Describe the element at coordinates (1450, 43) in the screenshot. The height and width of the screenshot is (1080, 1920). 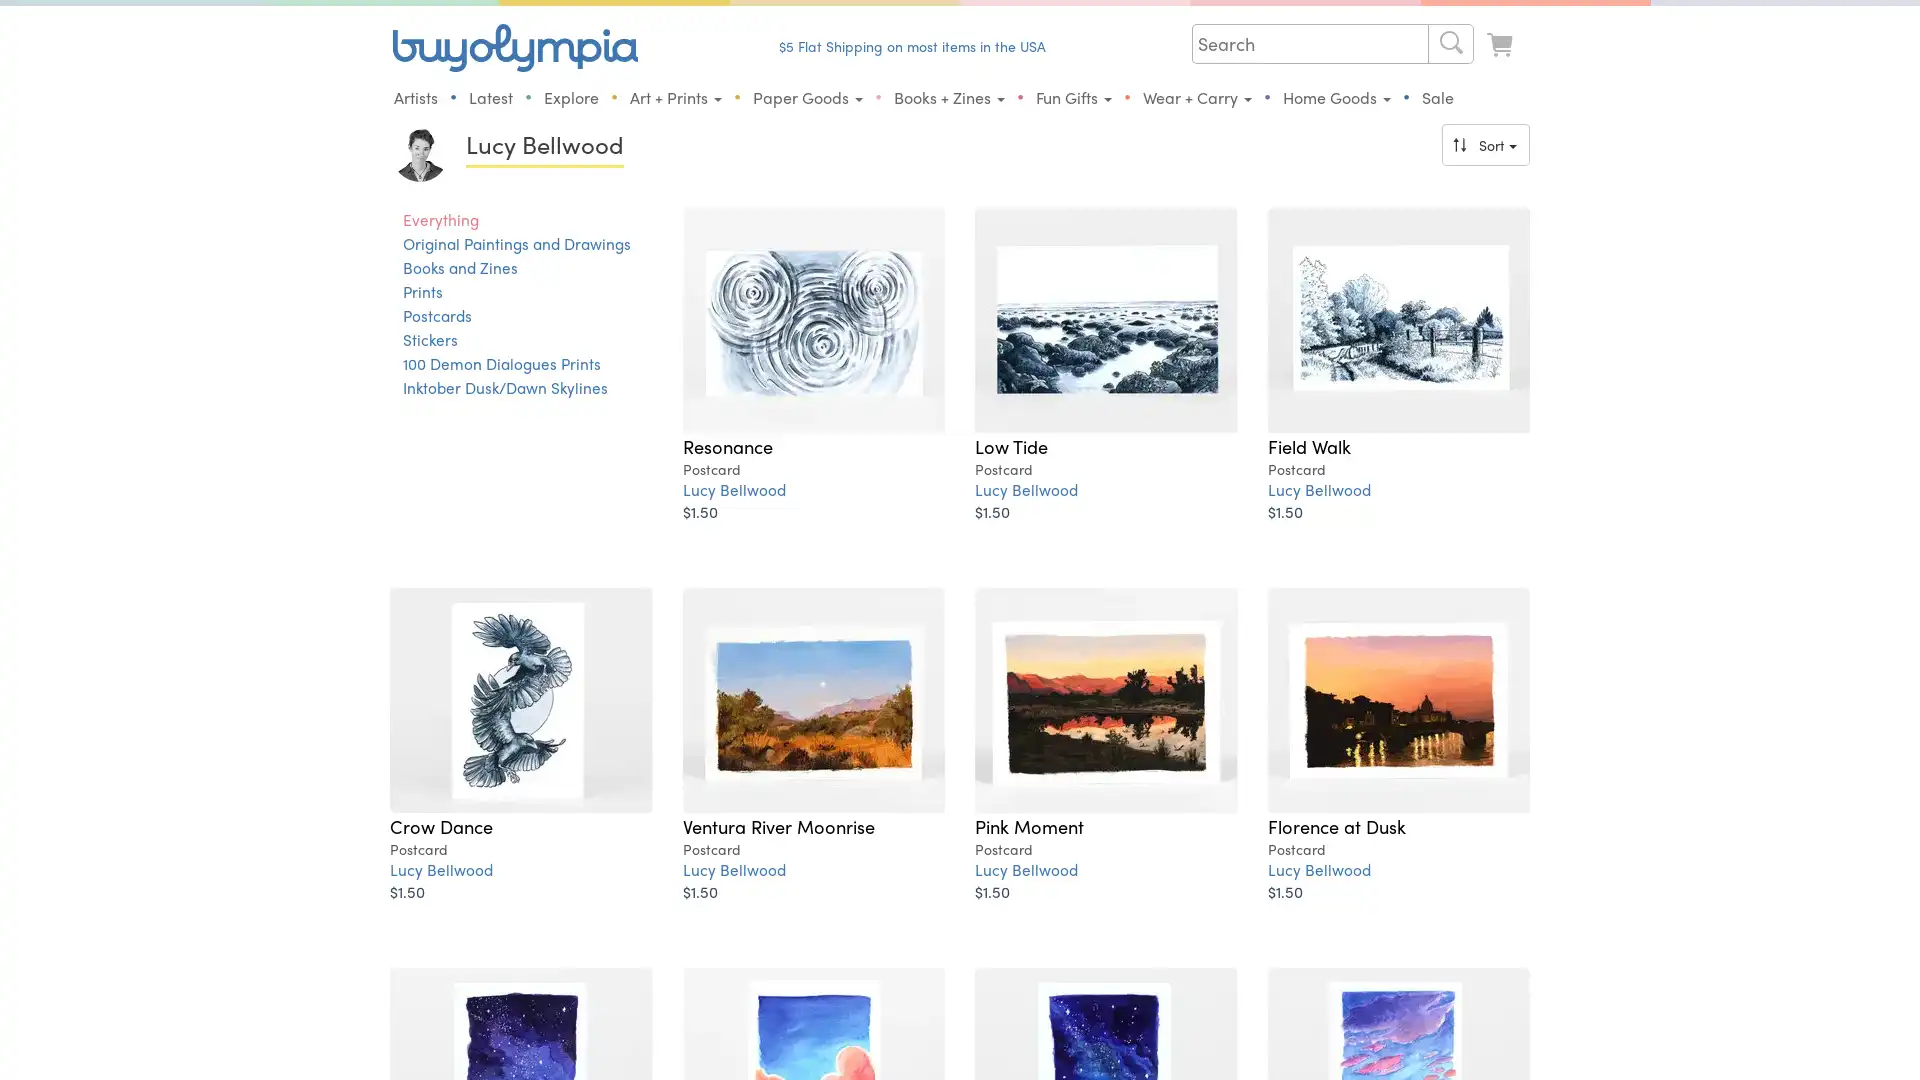
I see `Search` at that location.